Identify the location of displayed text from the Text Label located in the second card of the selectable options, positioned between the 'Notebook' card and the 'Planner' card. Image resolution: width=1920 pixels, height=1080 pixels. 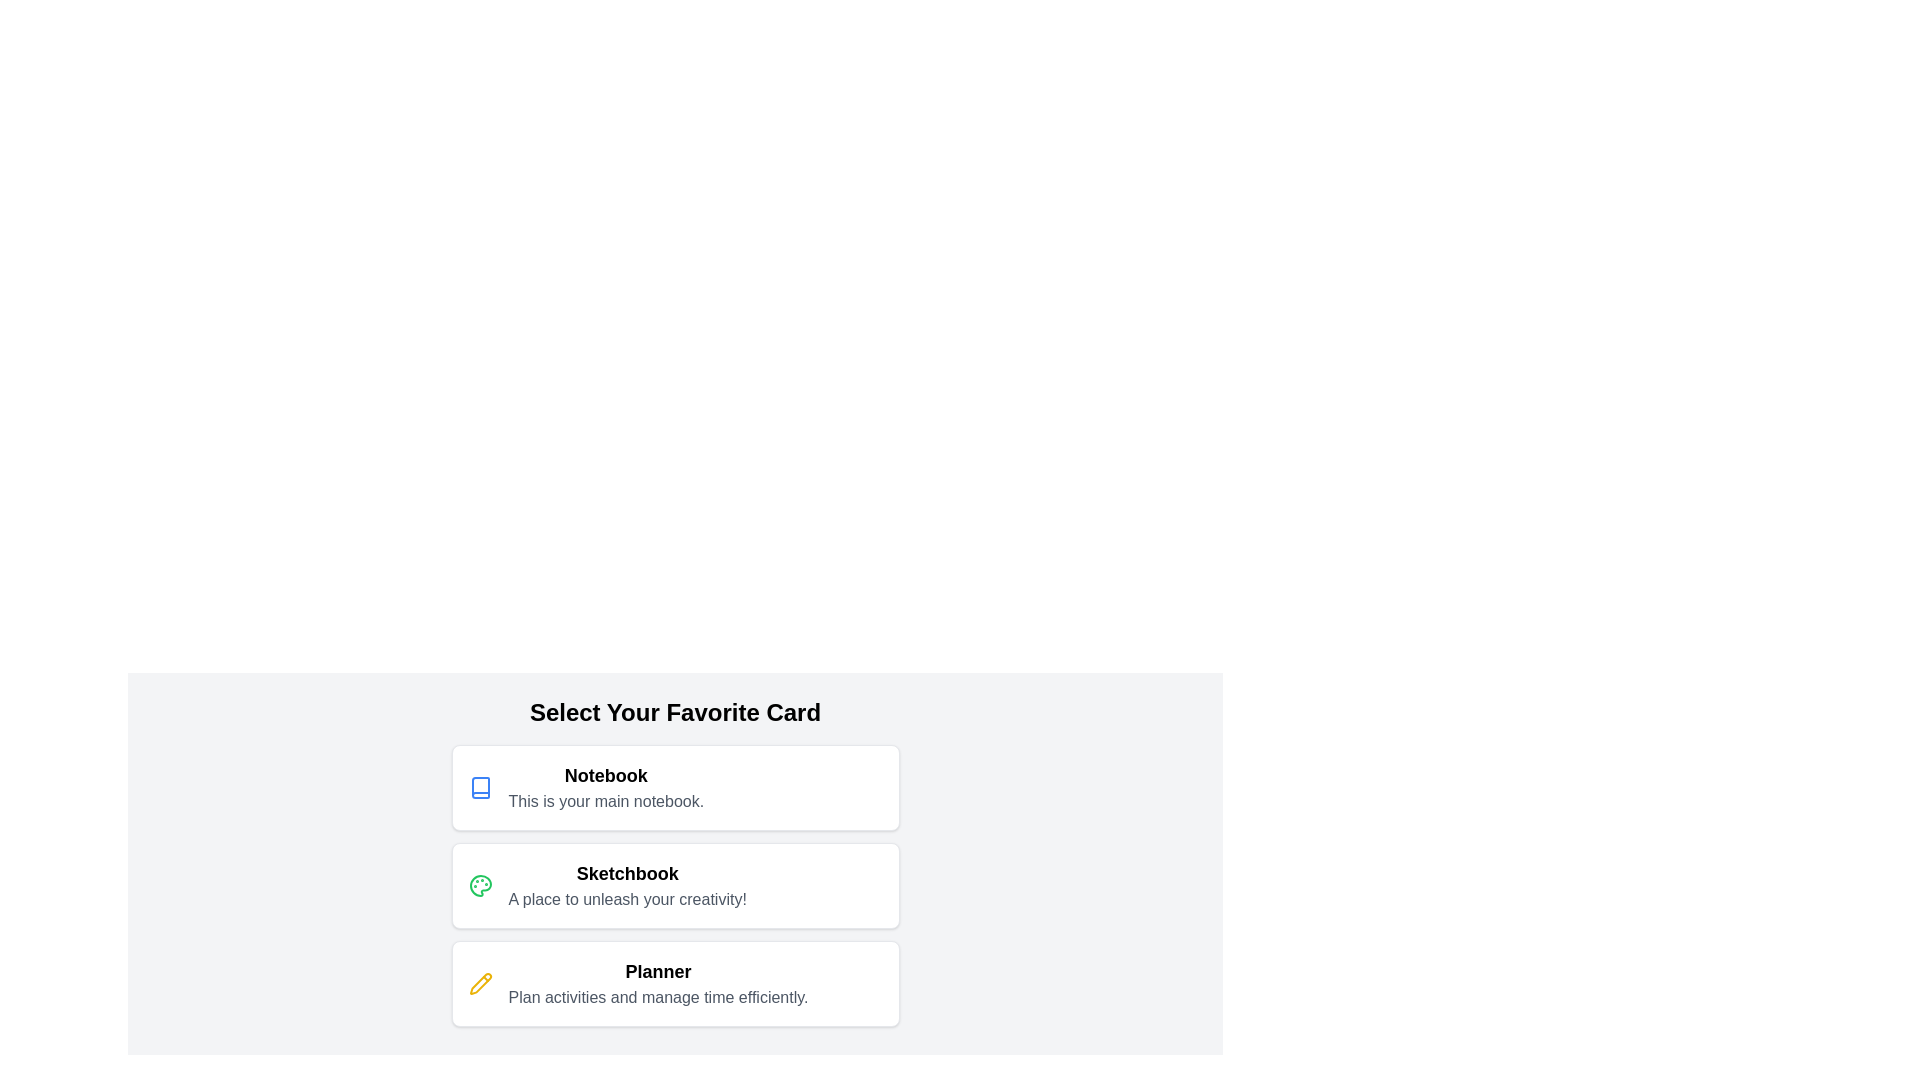
(626, 885).